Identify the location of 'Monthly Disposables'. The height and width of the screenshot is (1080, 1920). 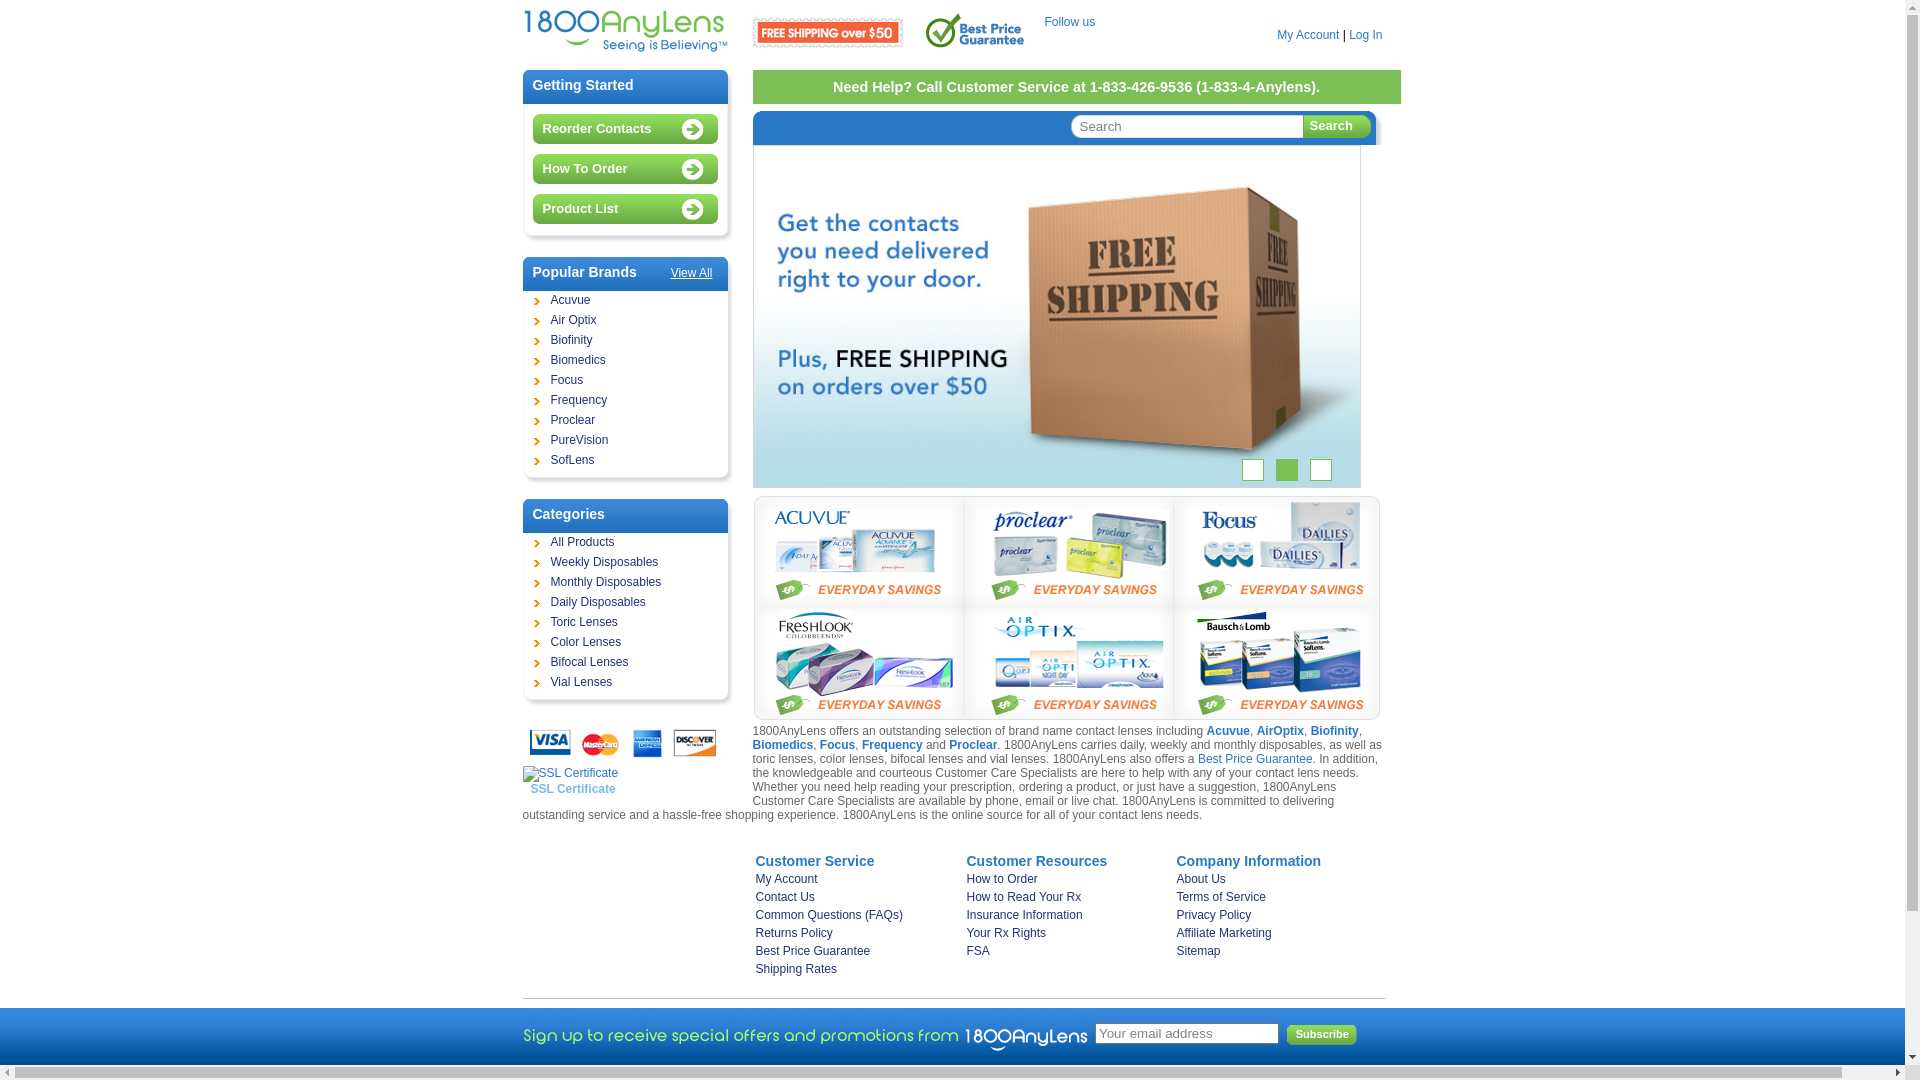
(624, 582).